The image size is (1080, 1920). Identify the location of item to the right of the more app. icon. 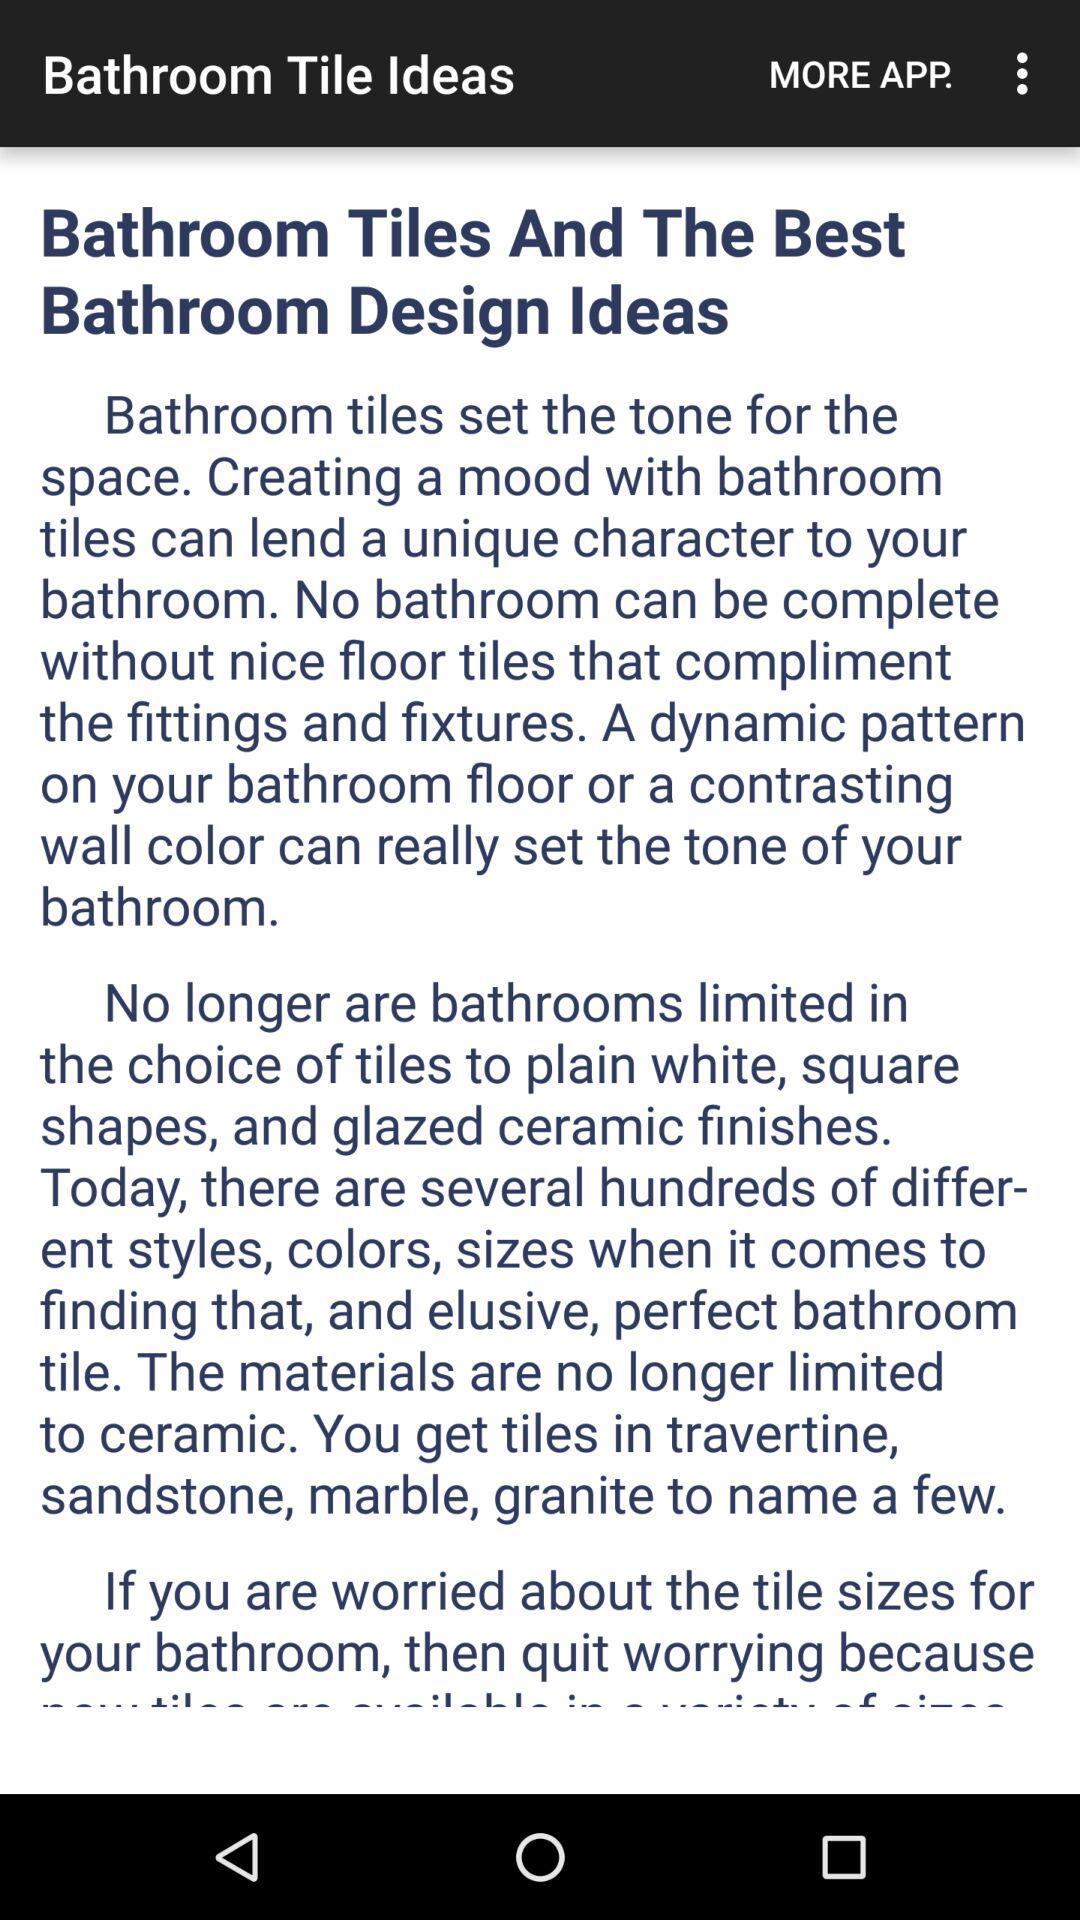
(1027, 73).